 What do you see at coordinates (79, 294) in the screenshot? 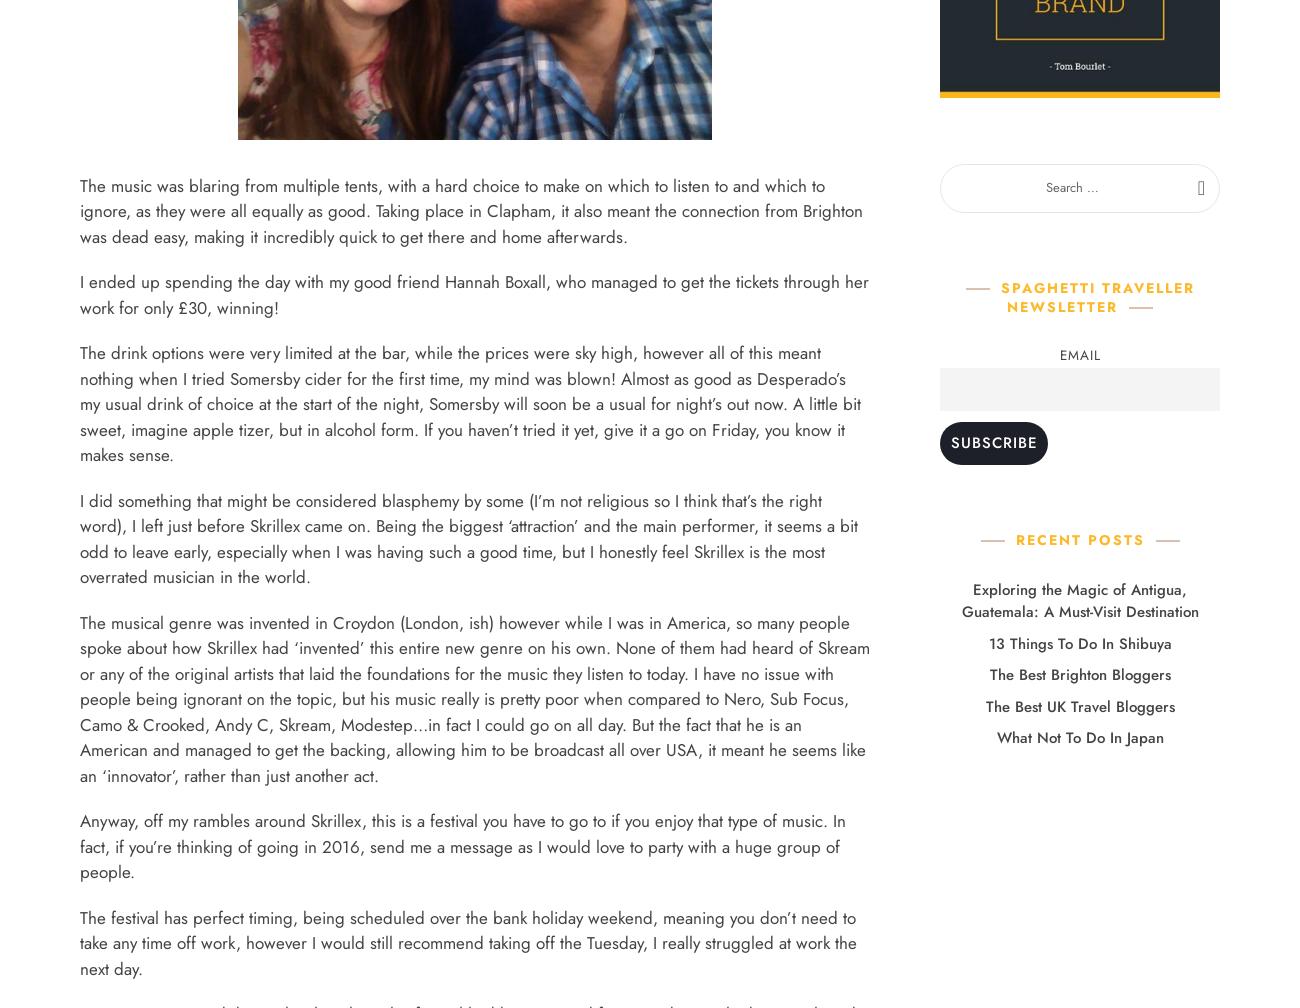
I see `'I ended up spending the day with my good friend Hannah Boxall, who managed to get the tickets through her work for only £30, winning!'` at bounding box center [79, 294].